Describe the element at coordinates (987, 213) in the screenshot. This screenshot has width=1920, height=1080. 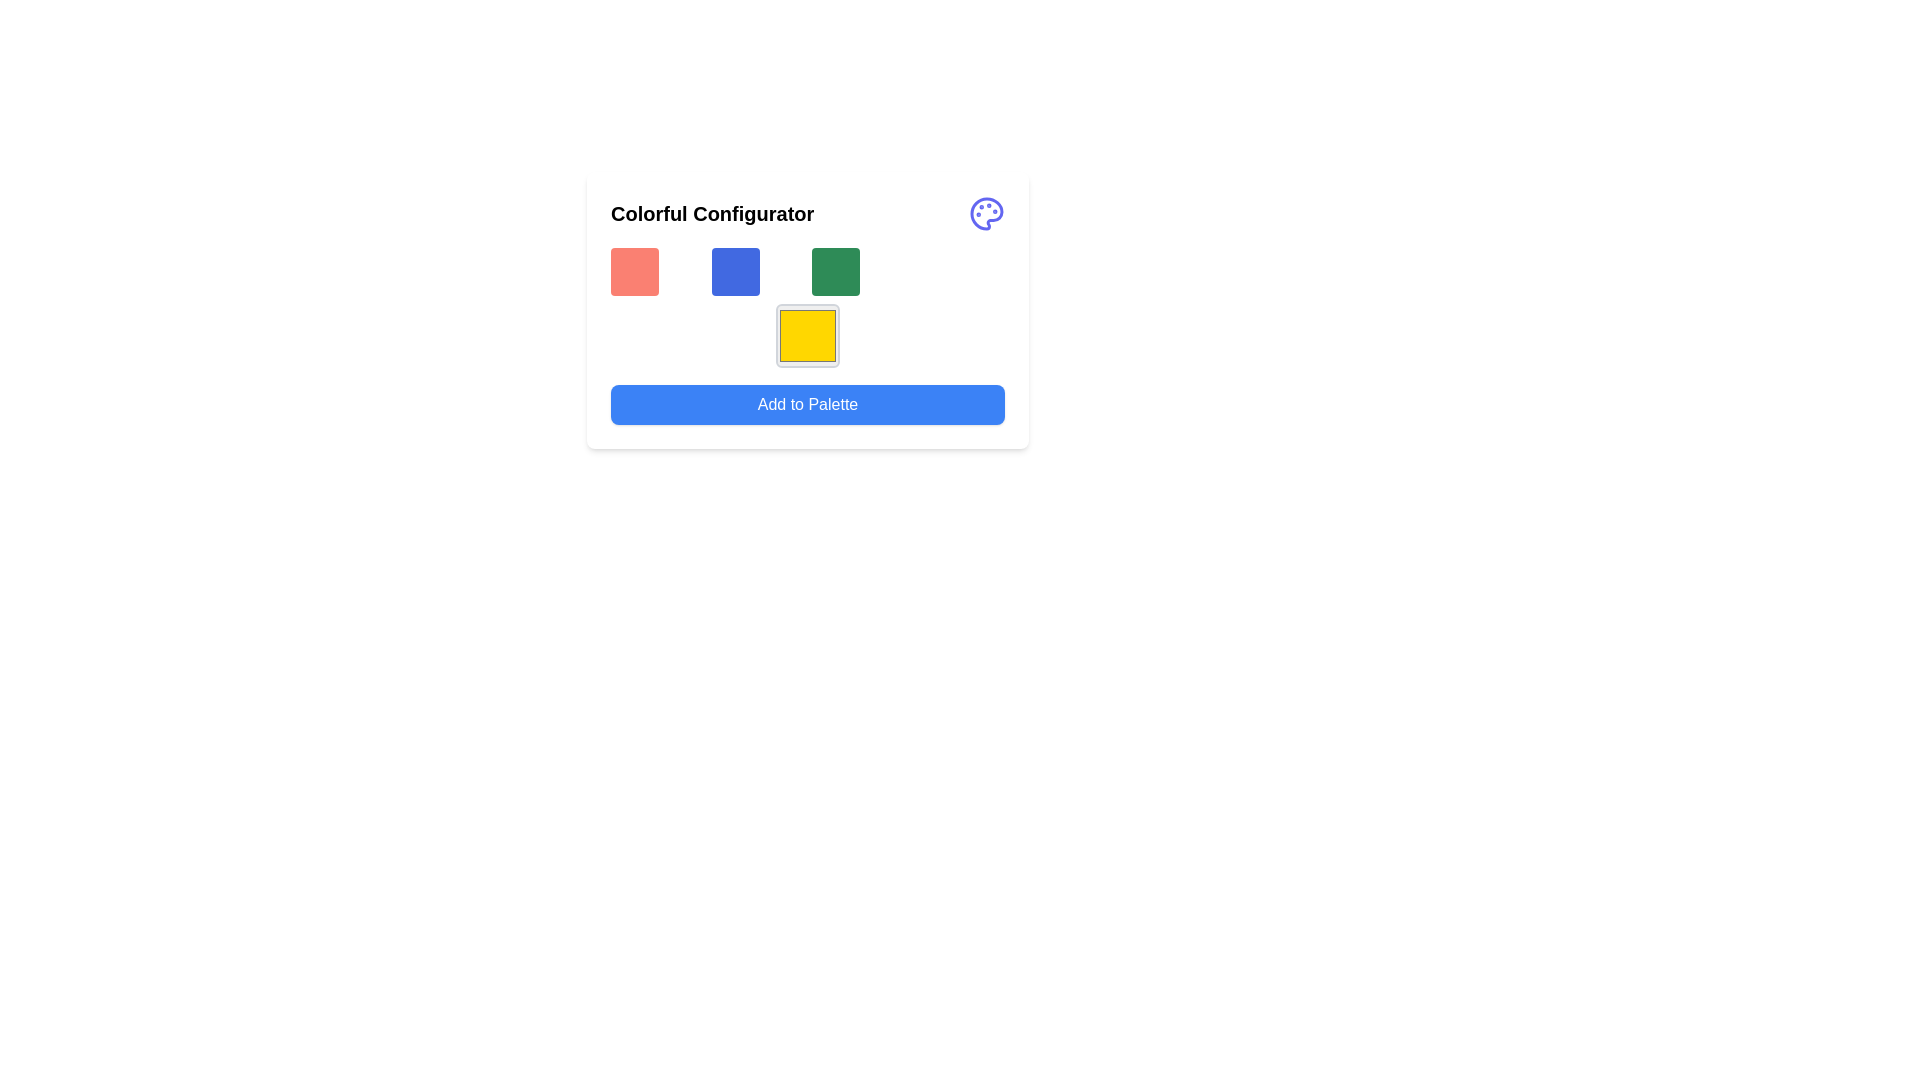
I see `the color palette selection icon located to the right of the 'Colorful Configurator' title in the top header section of the card` at that location.